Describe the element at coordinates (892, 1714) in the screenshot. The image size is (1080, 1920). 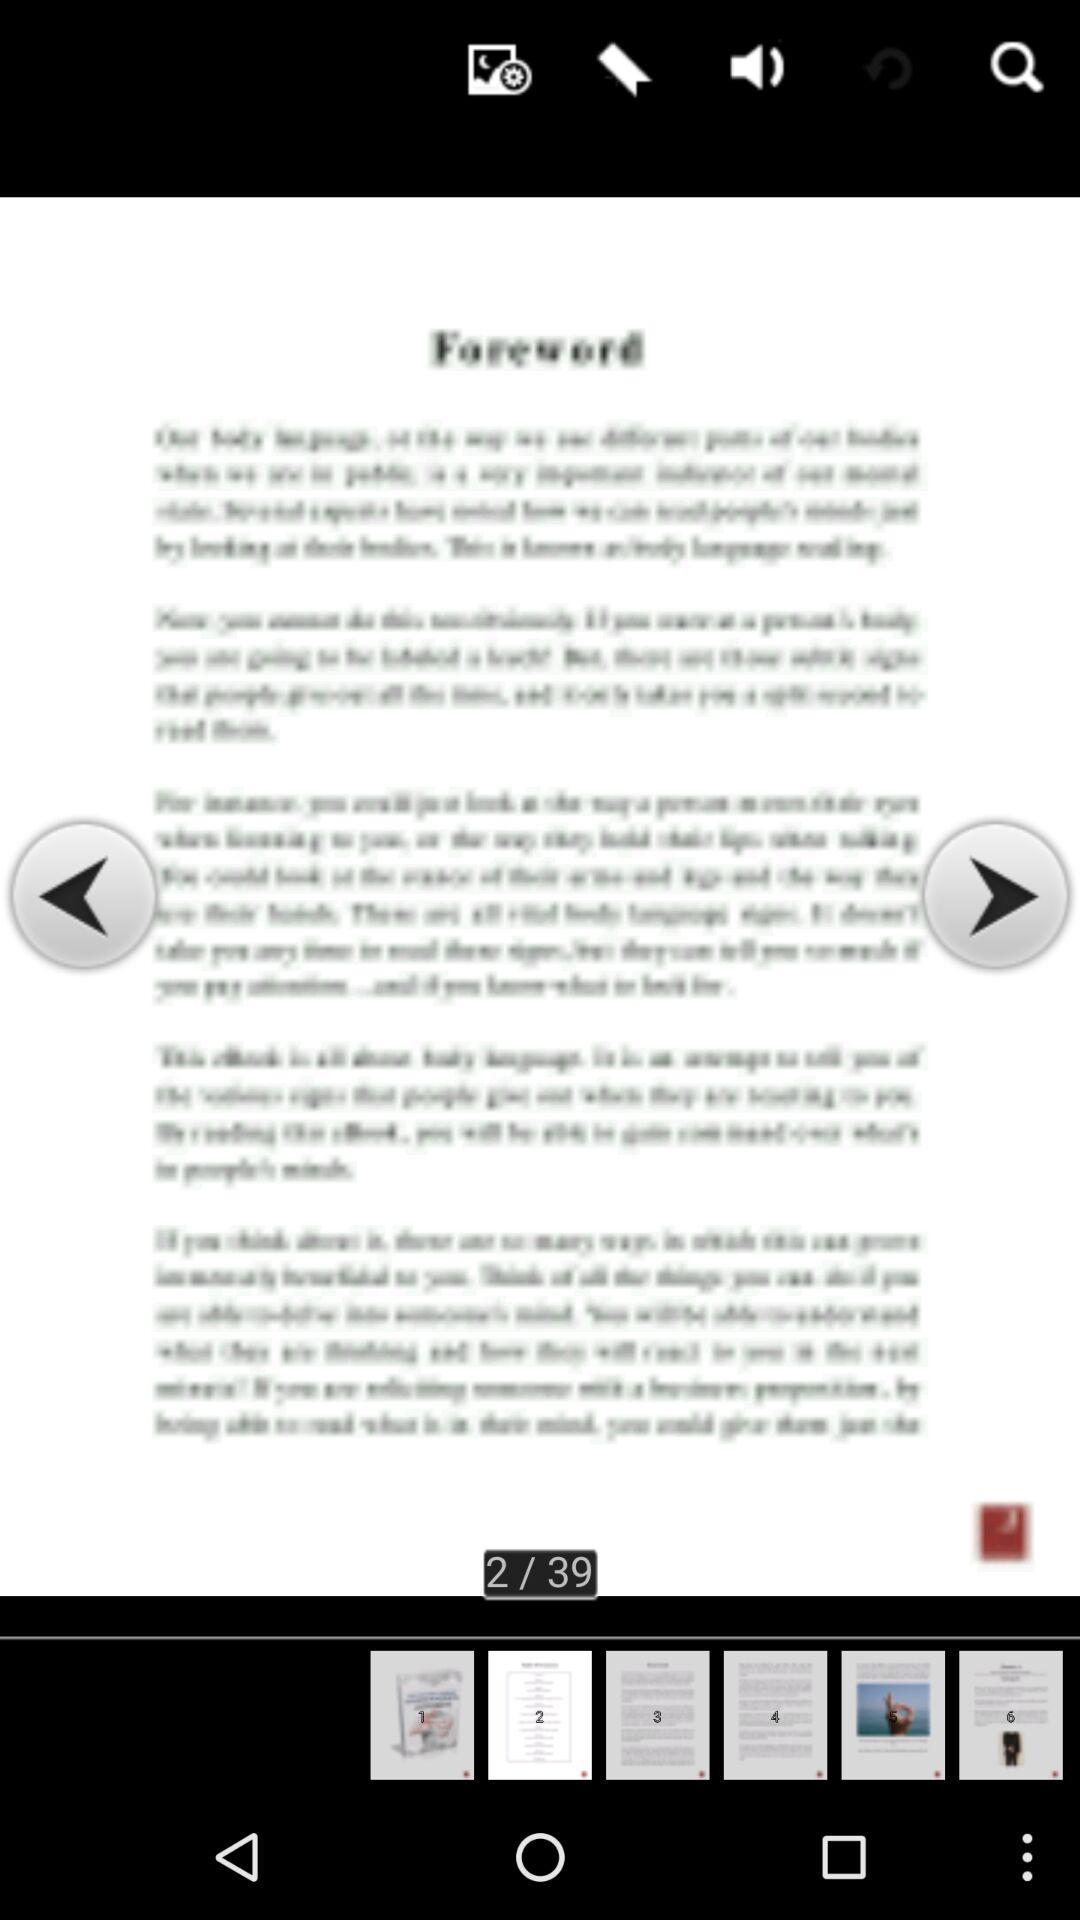
I see `fifth image at bottom` at that location.